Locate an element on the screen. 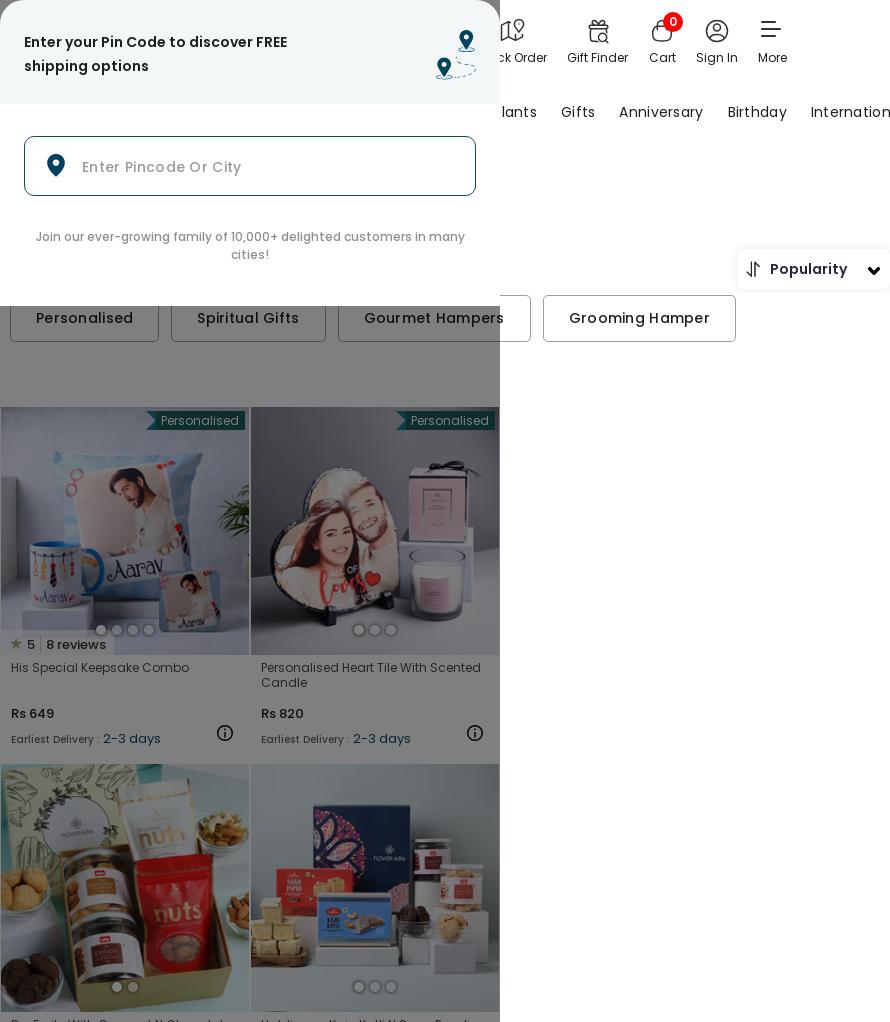 The height and width of the screenshot is (1022, 890). 'Flowers' is located at coordinates (241, 112).